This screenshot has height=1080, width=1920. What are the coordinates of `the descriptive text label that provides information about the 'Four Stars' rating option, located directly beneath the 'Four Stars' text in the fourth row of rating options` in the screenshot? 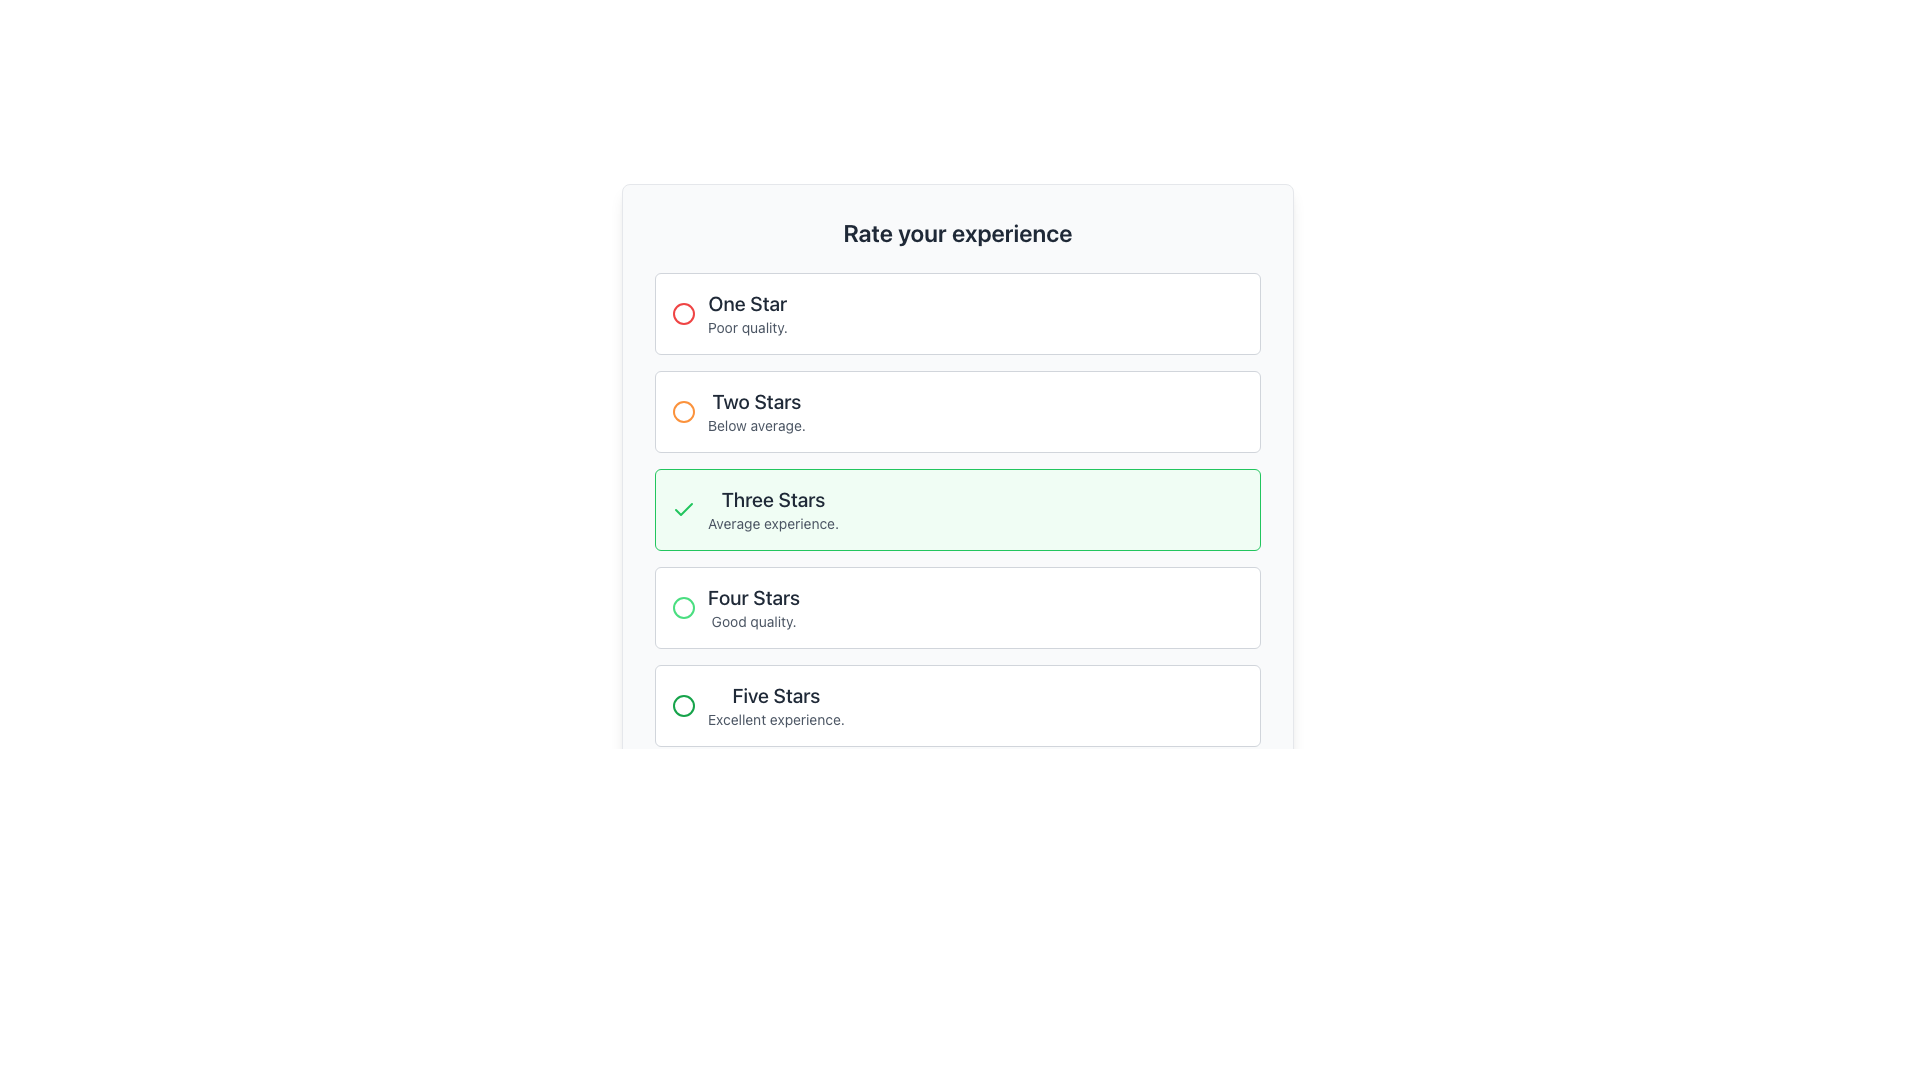 It's located at (752, 620).